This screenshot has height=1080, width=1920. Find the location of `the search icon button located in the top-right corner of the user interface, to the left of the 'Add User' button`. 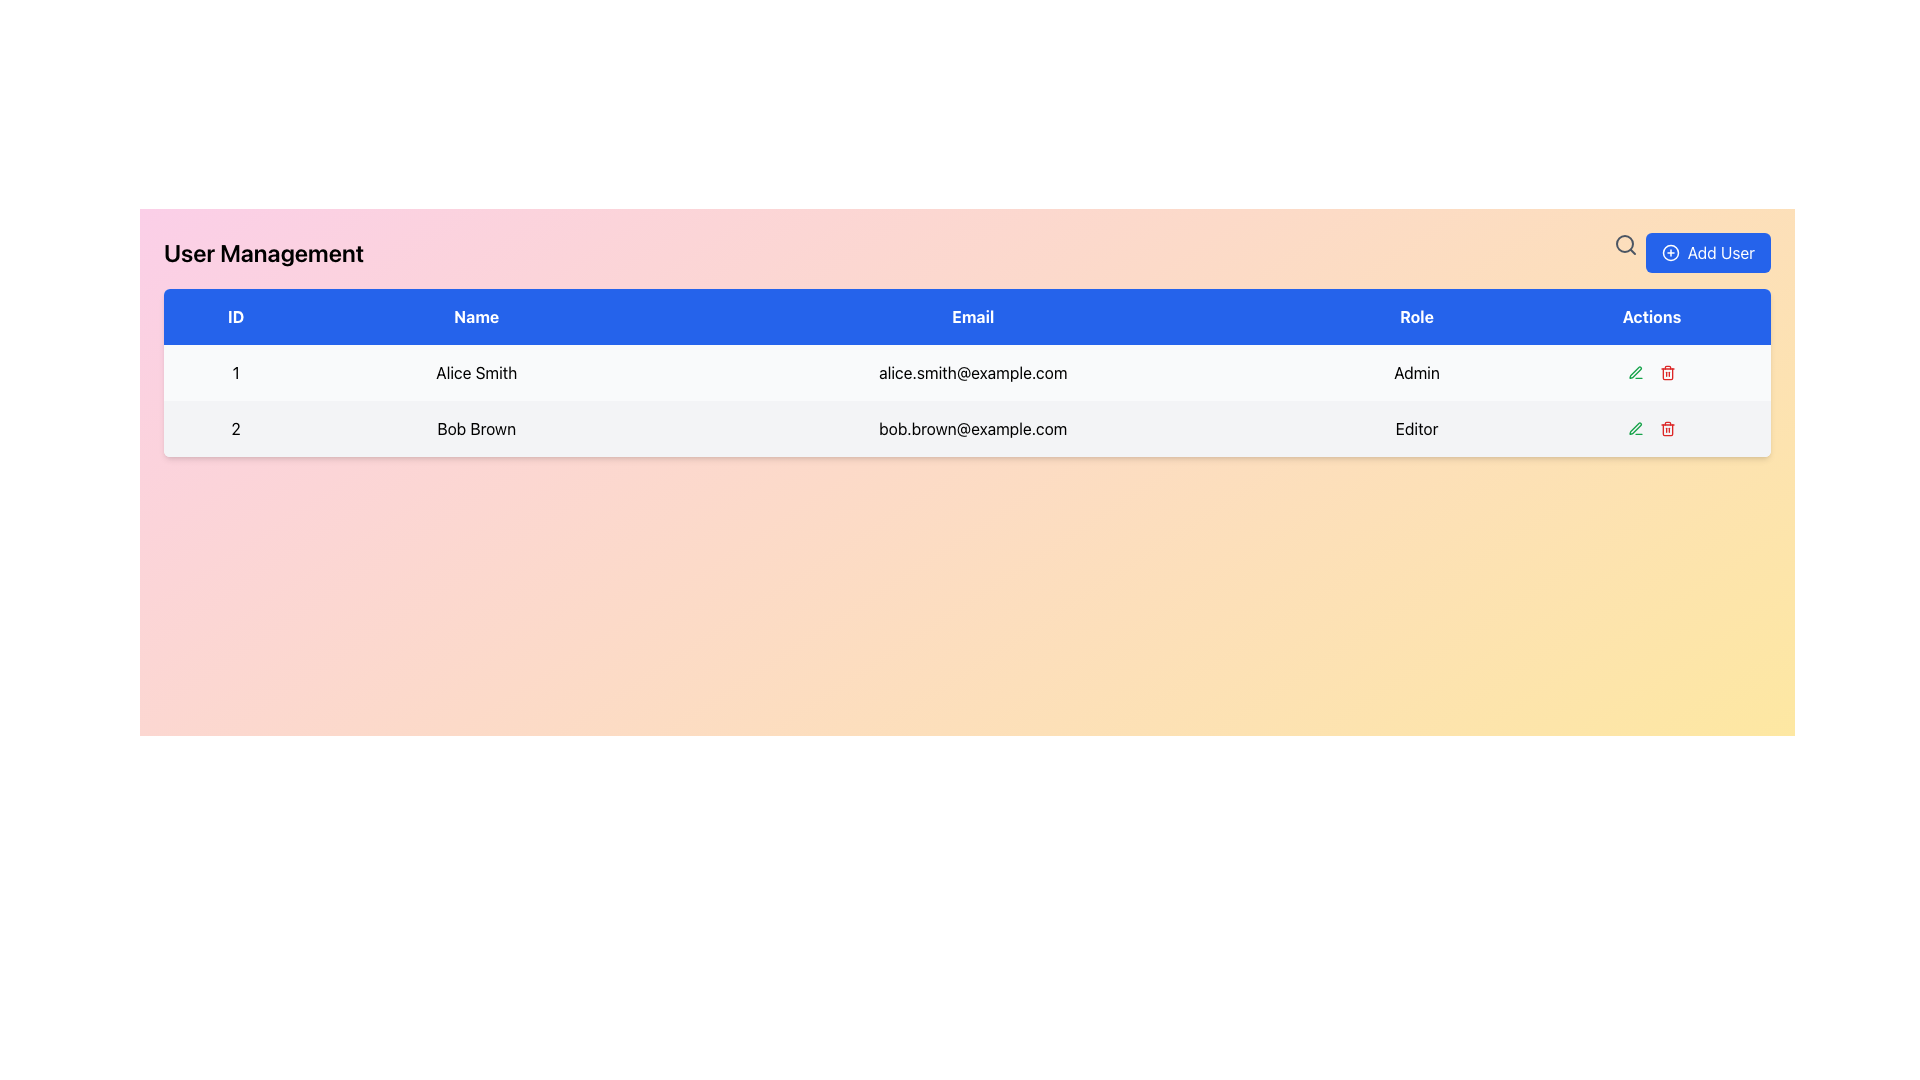

the search icon button located in the top-right corner of the user interface, to the left of the 'Add User' button is located at coordinates (1625, 244).